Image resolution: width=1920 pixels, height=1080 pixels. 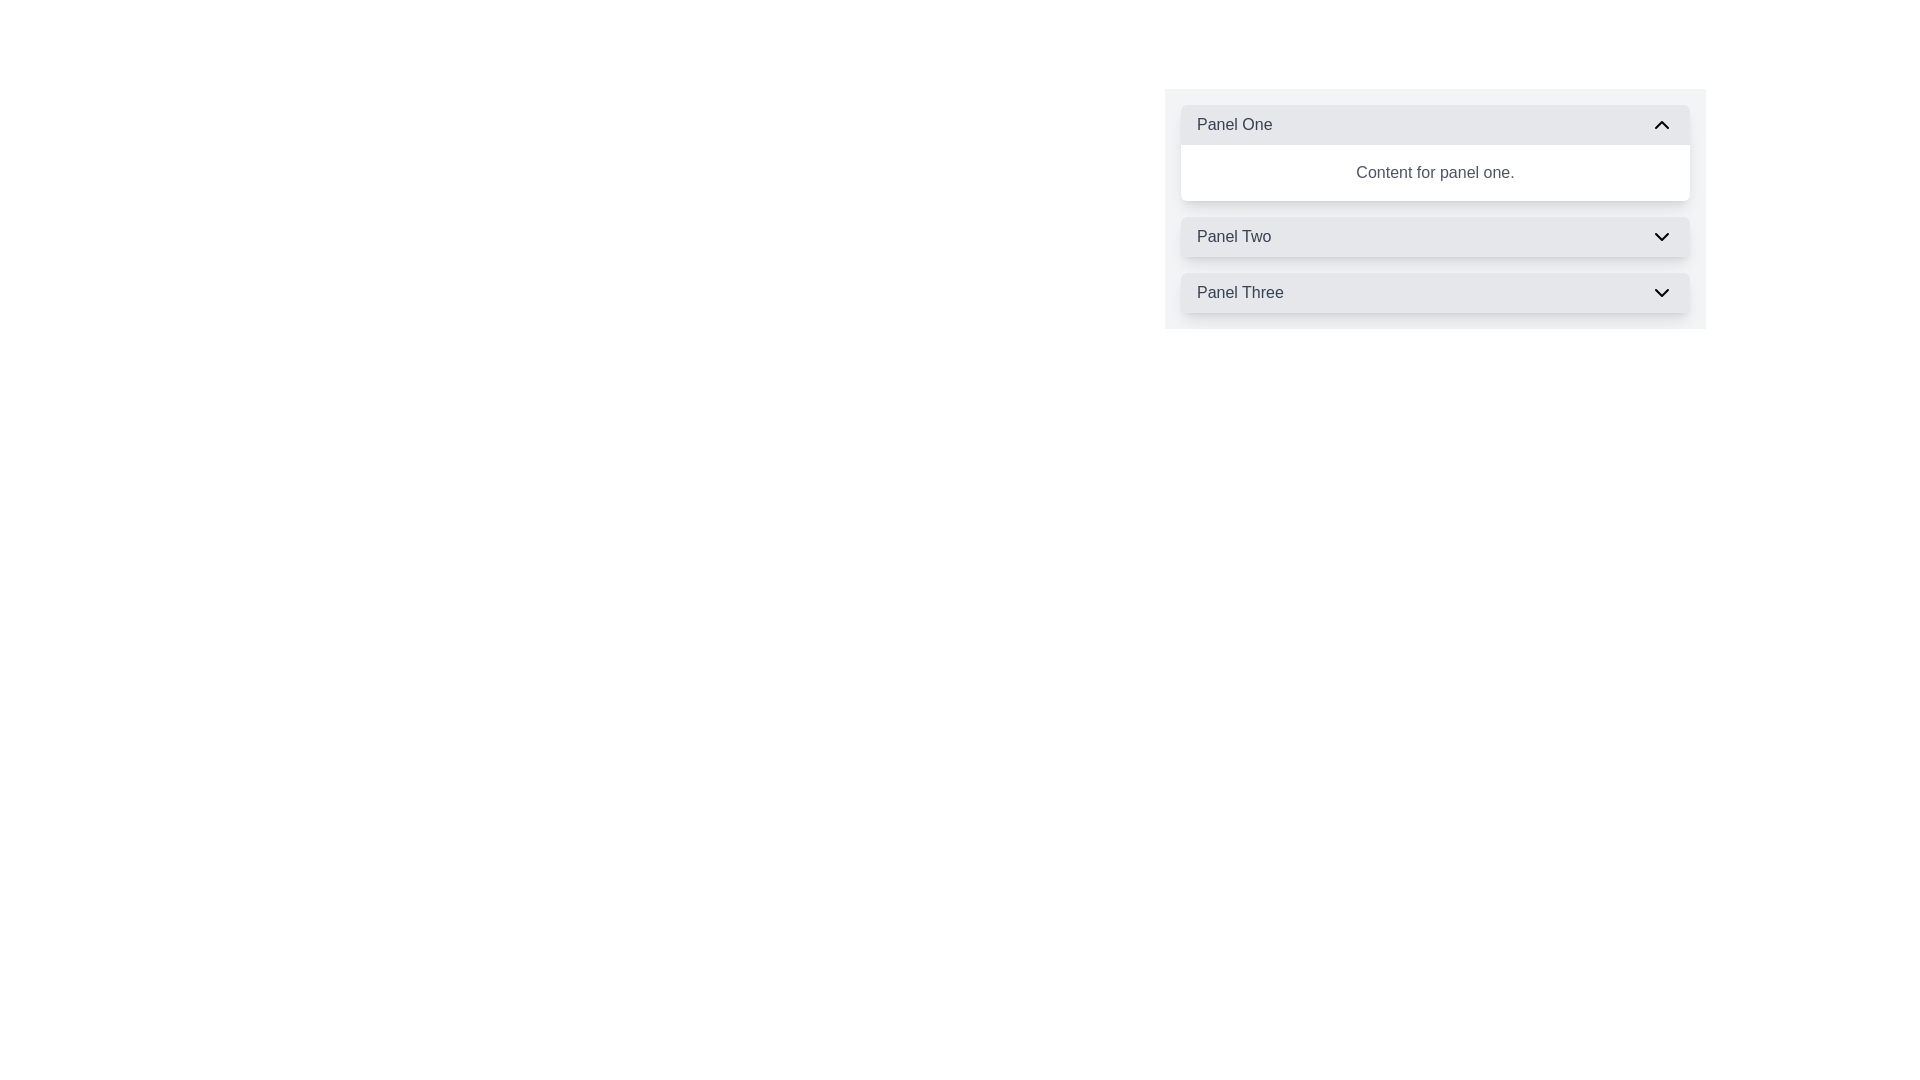 What do you see at coordinates (1661, 235) in the screenshot?
I see `the downward-pointing chevron icon located on the right side of the 'Panel Two' header` at bounding box center [1661, 235].